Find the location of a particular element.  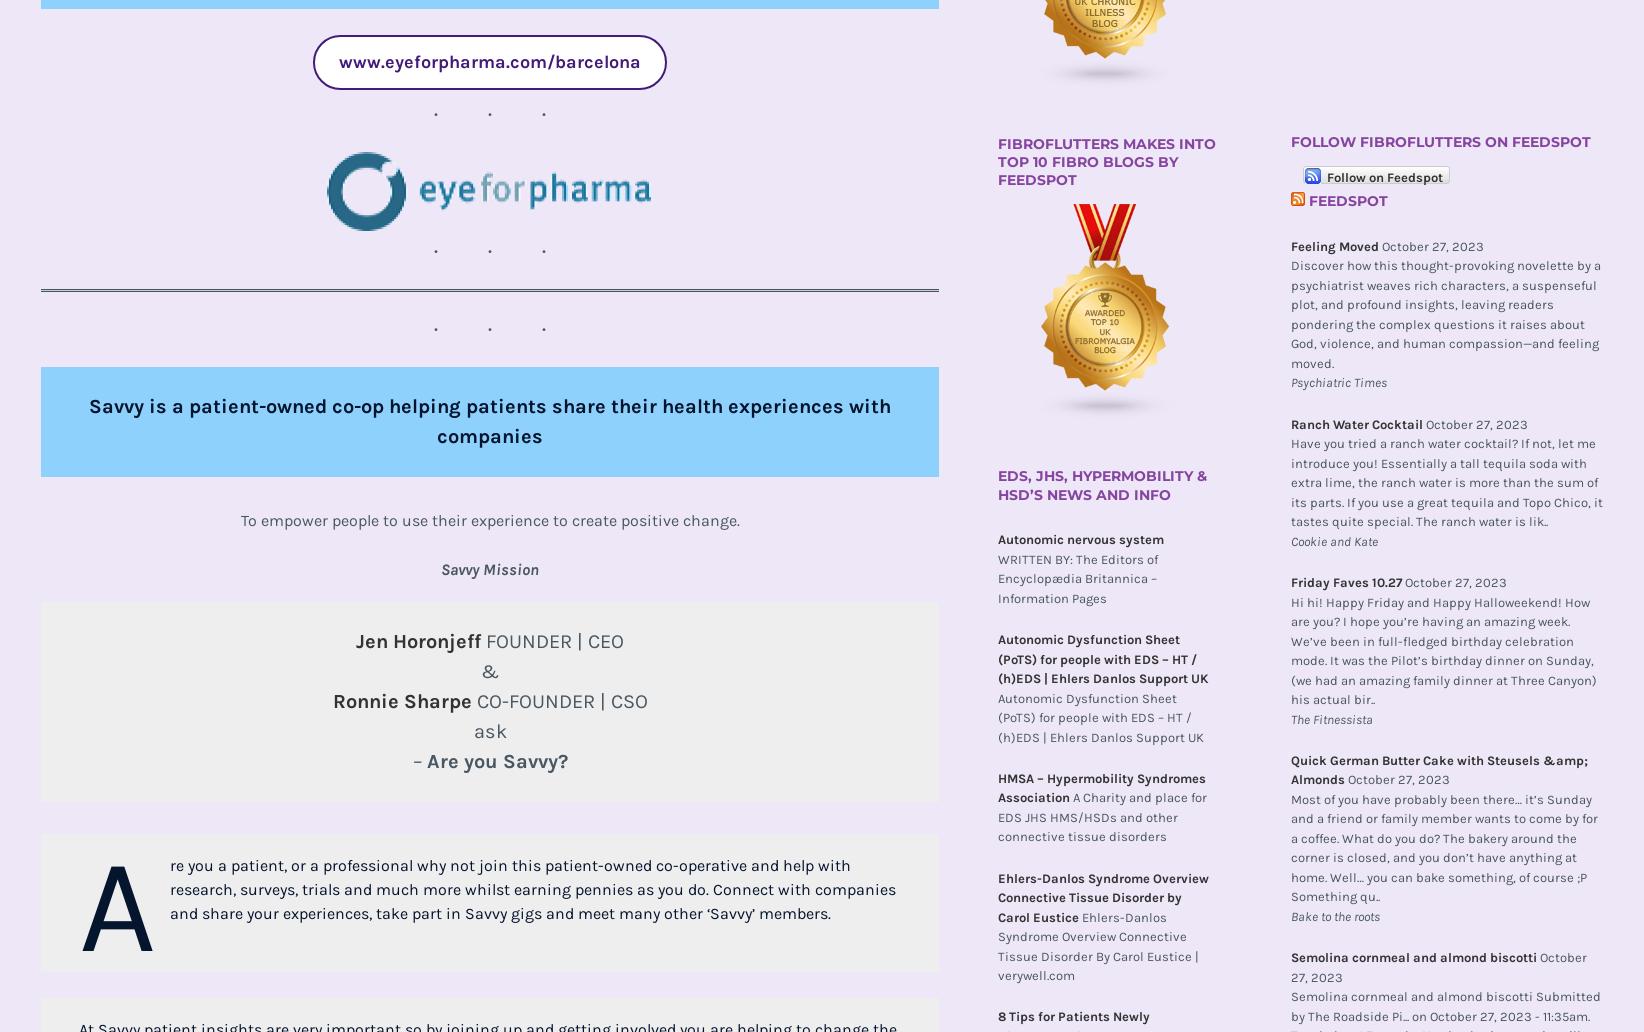

'A Charity and place for EDS JHS HMS/HSDs and other connective tissue disorders' is located at coordinates (995, 817).